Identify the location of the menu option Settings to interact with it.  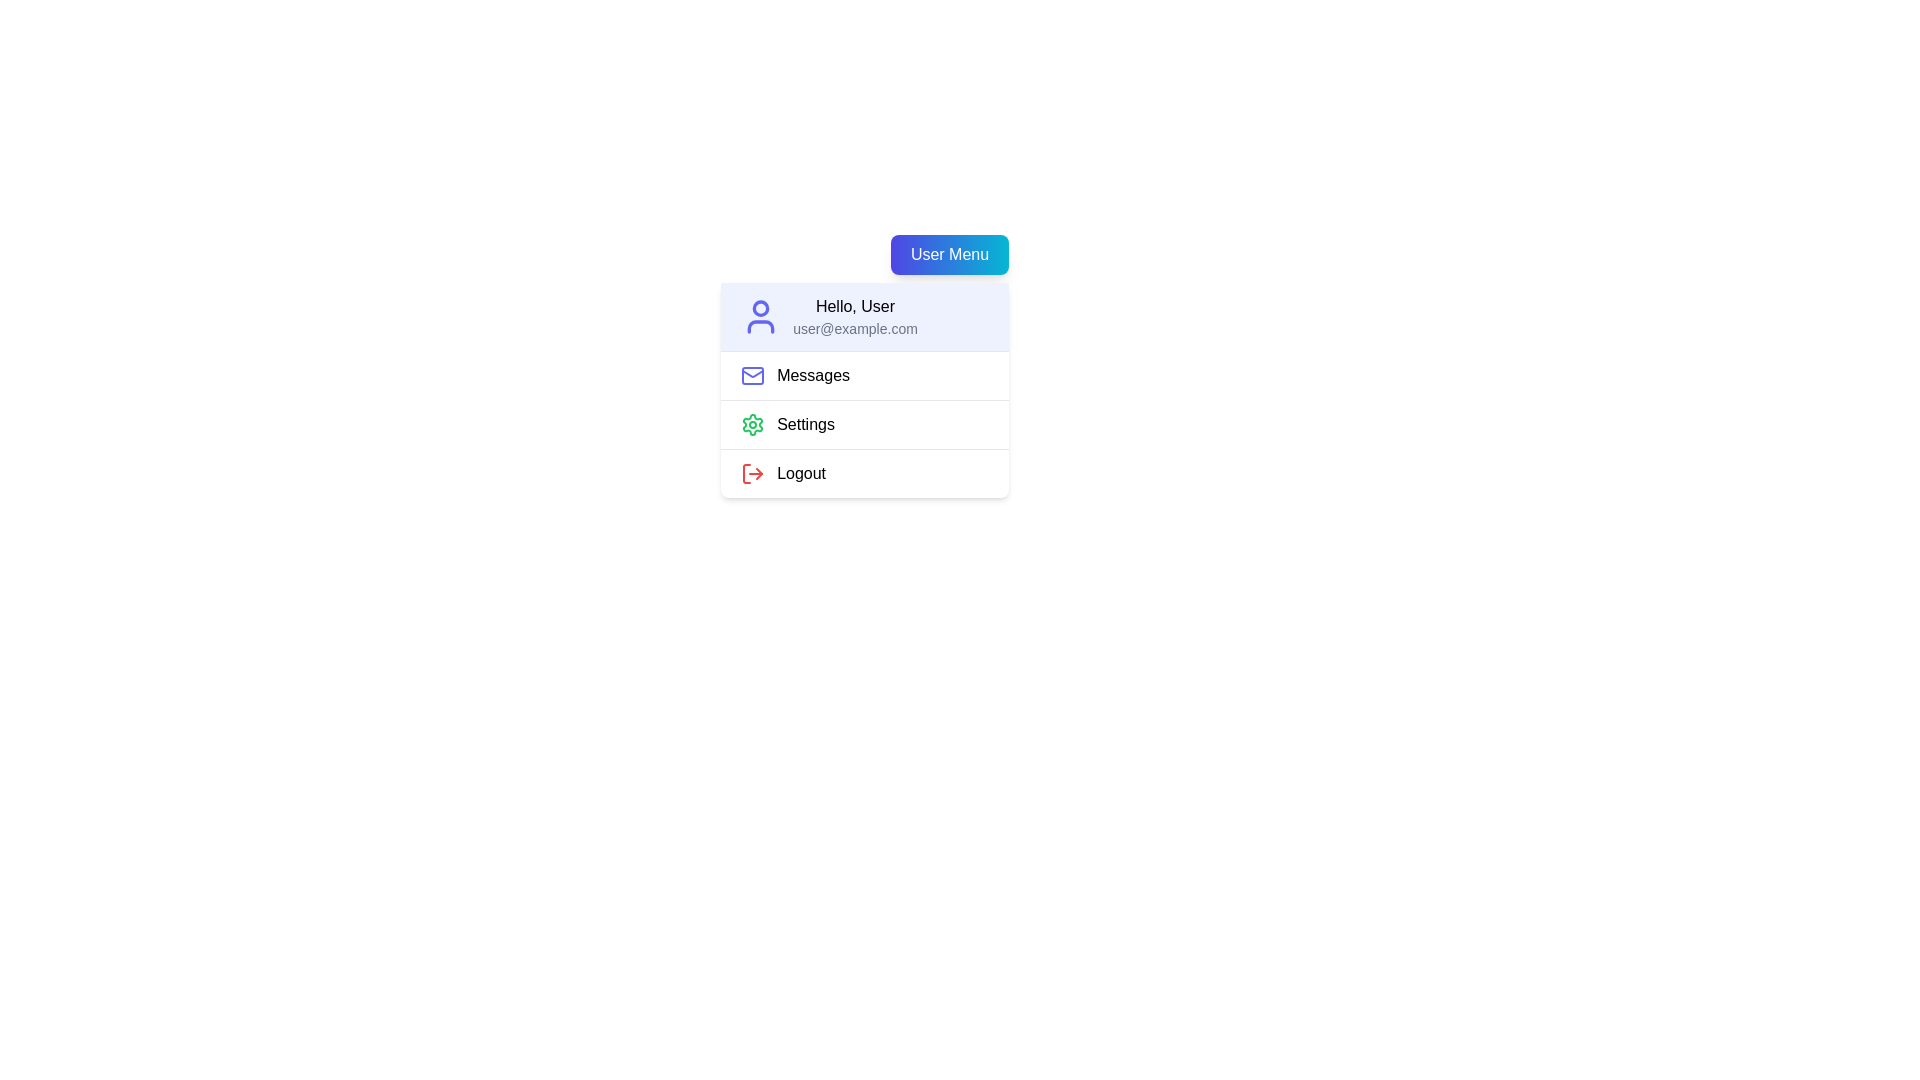
(865, 423).